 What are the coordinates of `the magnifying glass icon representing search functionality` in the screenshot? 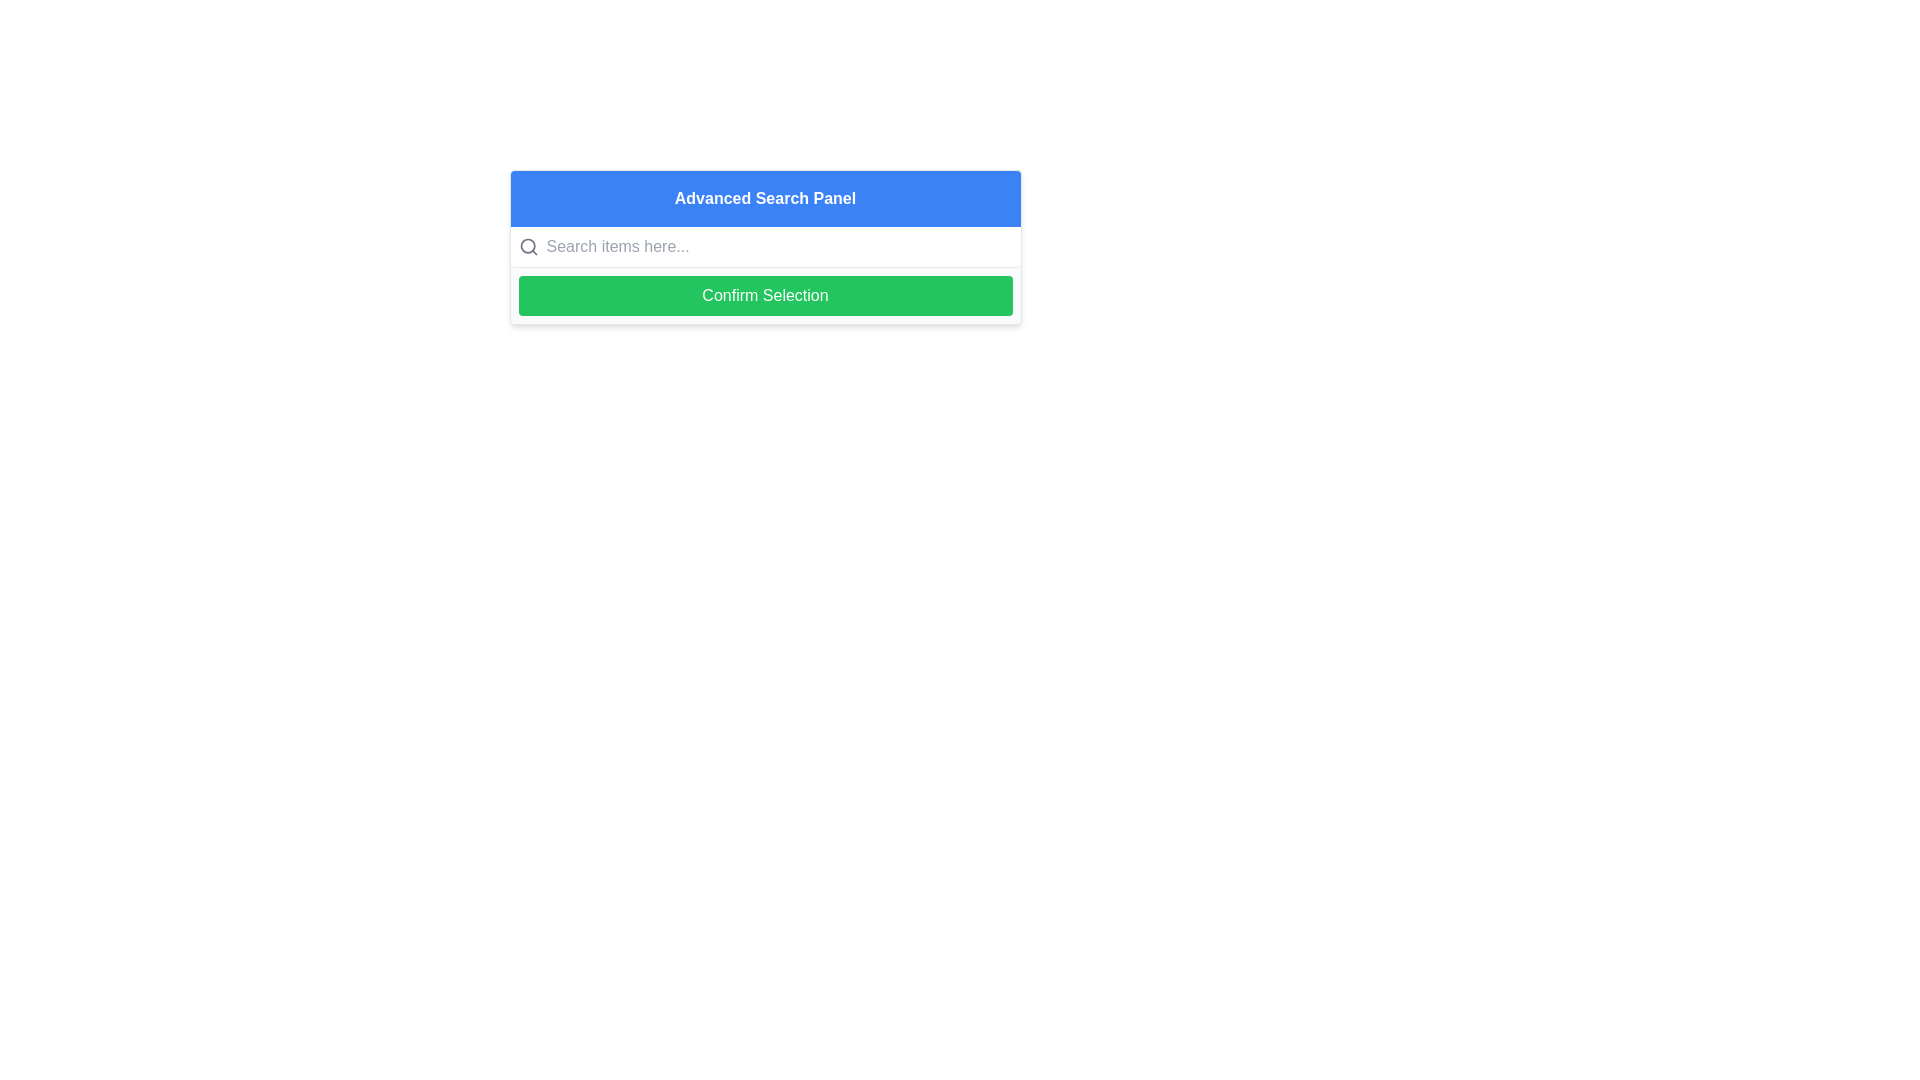 It's located at (528, 245).